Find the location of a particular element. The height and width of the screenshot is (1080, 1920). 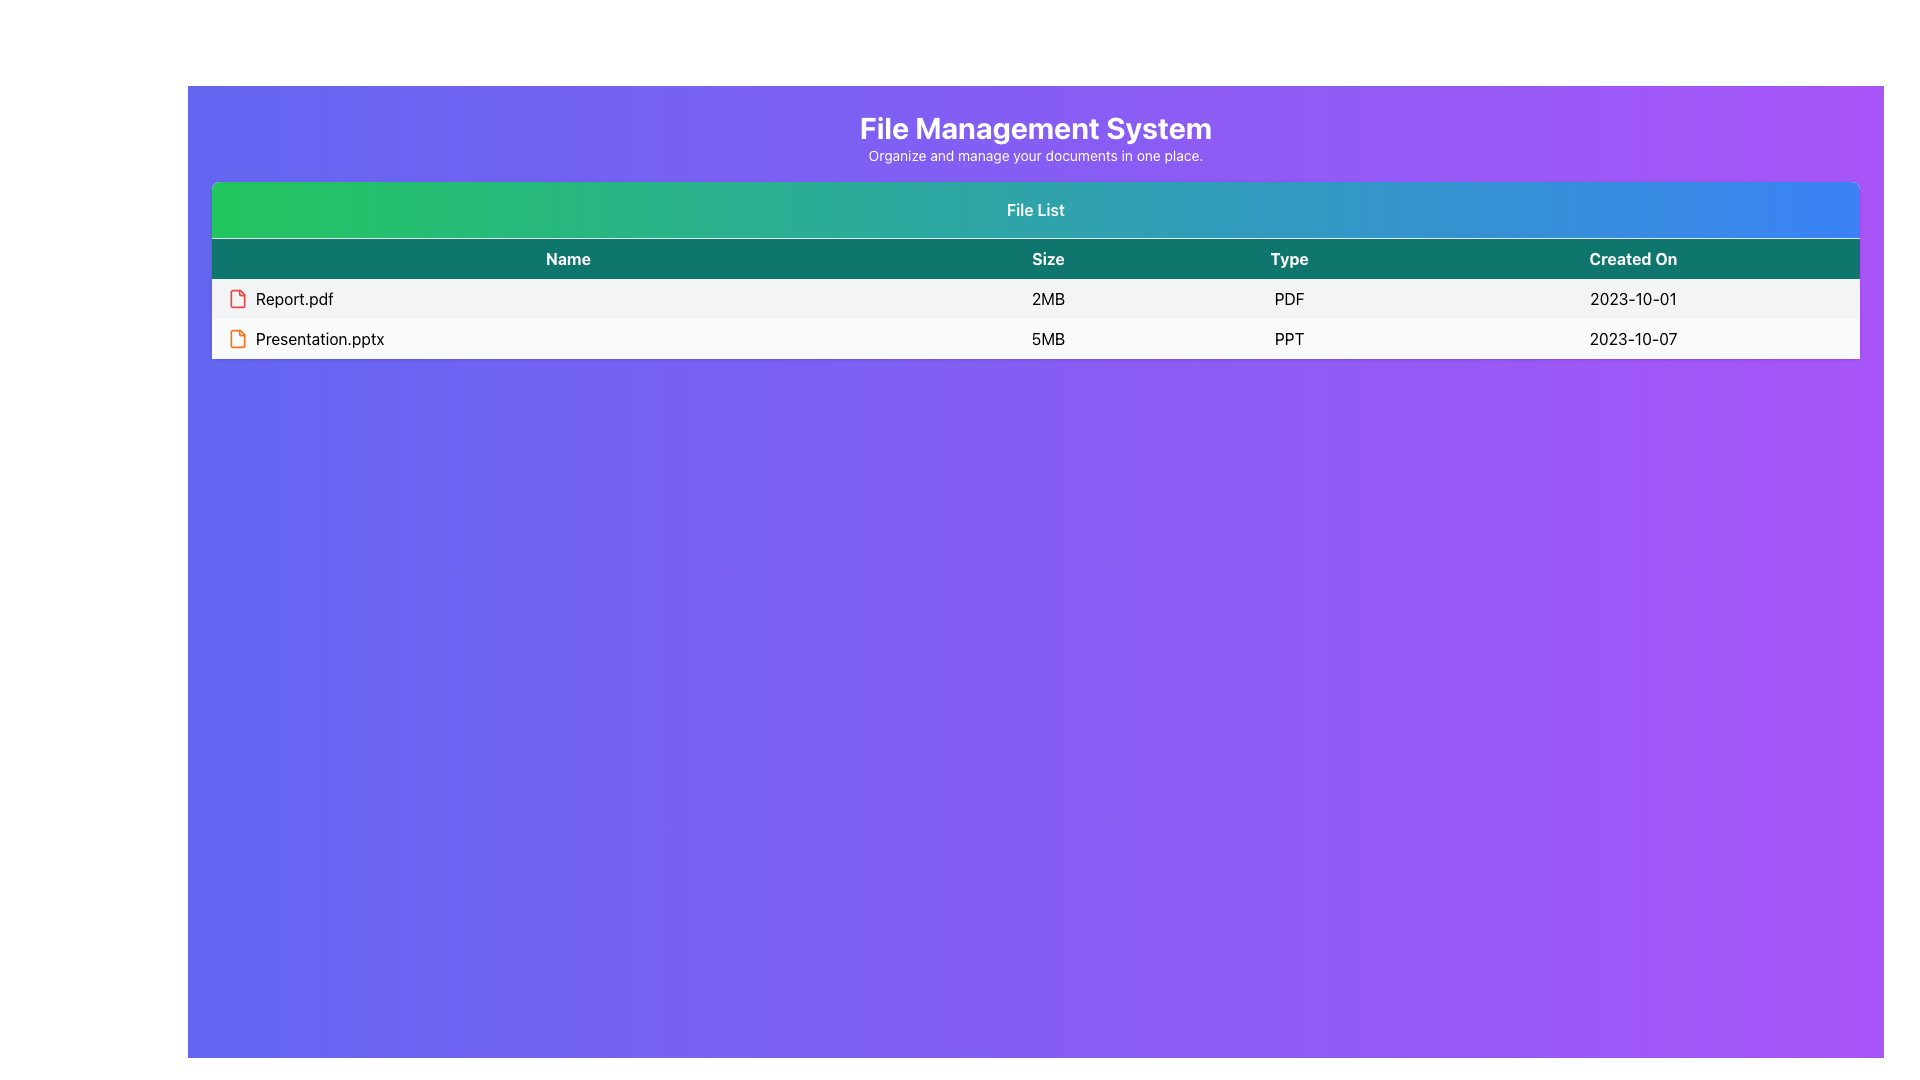

the text label displaying 'PPT' in bold style, located in the 'Type' column of the row corresponding to the file 'Presentation.pptx' is located at coordinates (1289, 338).